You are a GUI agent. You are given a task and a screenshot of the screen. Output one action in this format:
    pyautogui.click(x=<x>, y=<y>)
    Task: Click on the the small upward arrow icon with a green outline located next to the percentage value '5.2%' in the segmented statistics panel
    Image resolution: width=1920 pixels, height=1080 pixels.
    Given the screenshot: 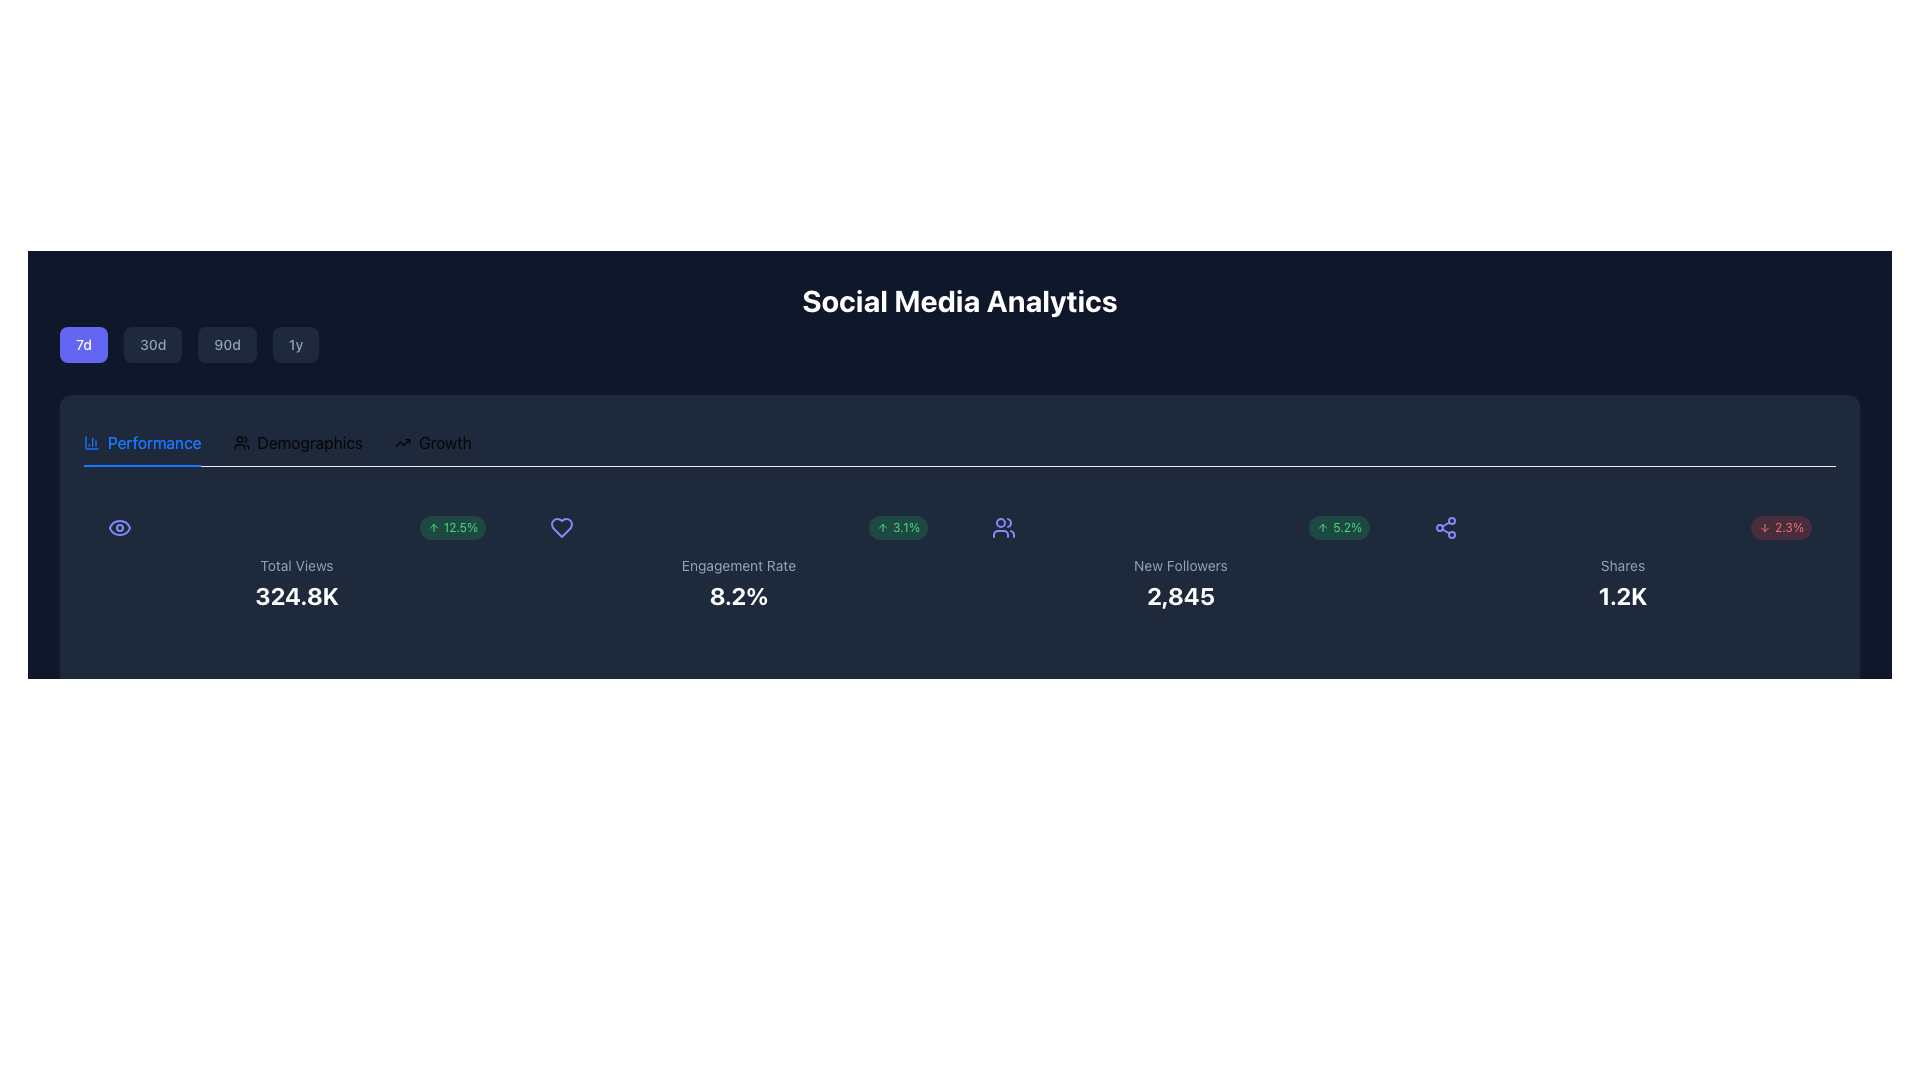 What is the action you would take?
    pyautogui.click(x=1323, y=527)
    